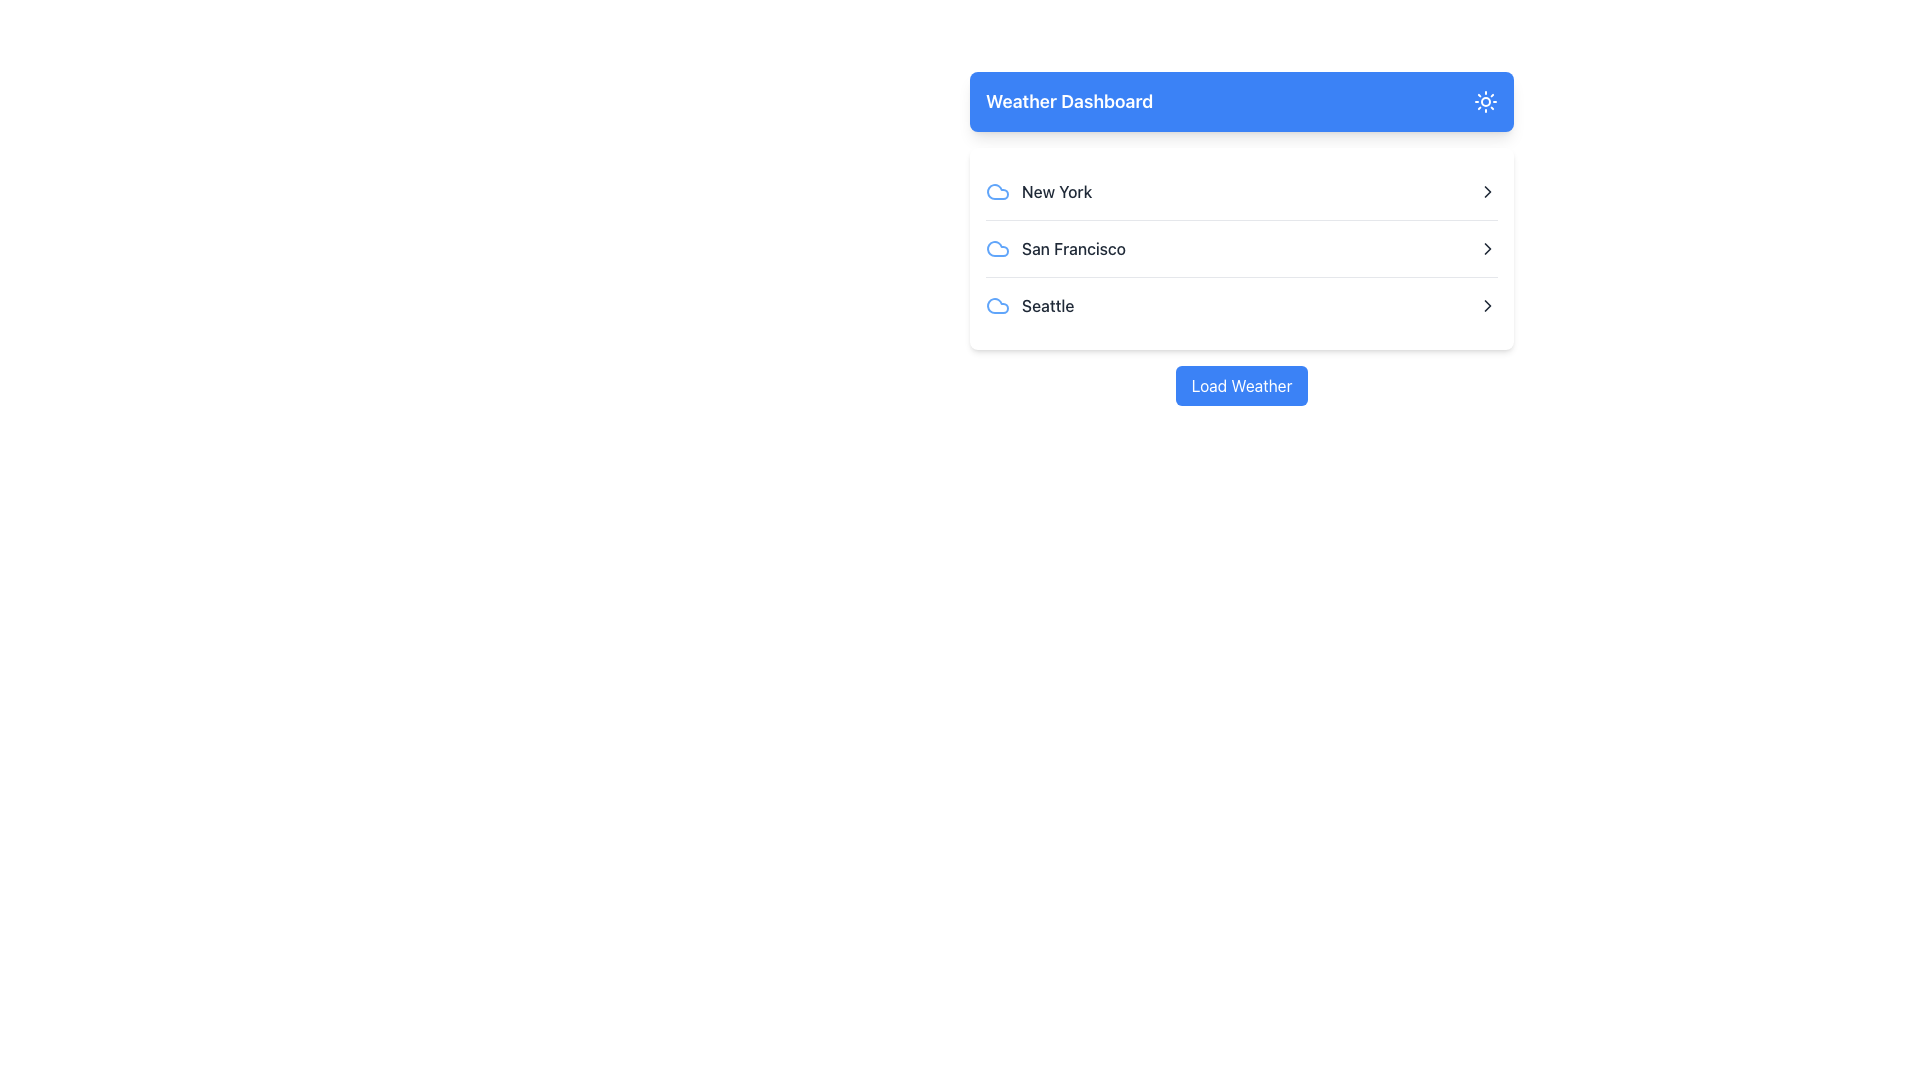  I want to click on the light blue cloud icon with rounded edges located in the second row of the weather dashboard, adjacent to the 'San Francisco' label, so click(998, 248).